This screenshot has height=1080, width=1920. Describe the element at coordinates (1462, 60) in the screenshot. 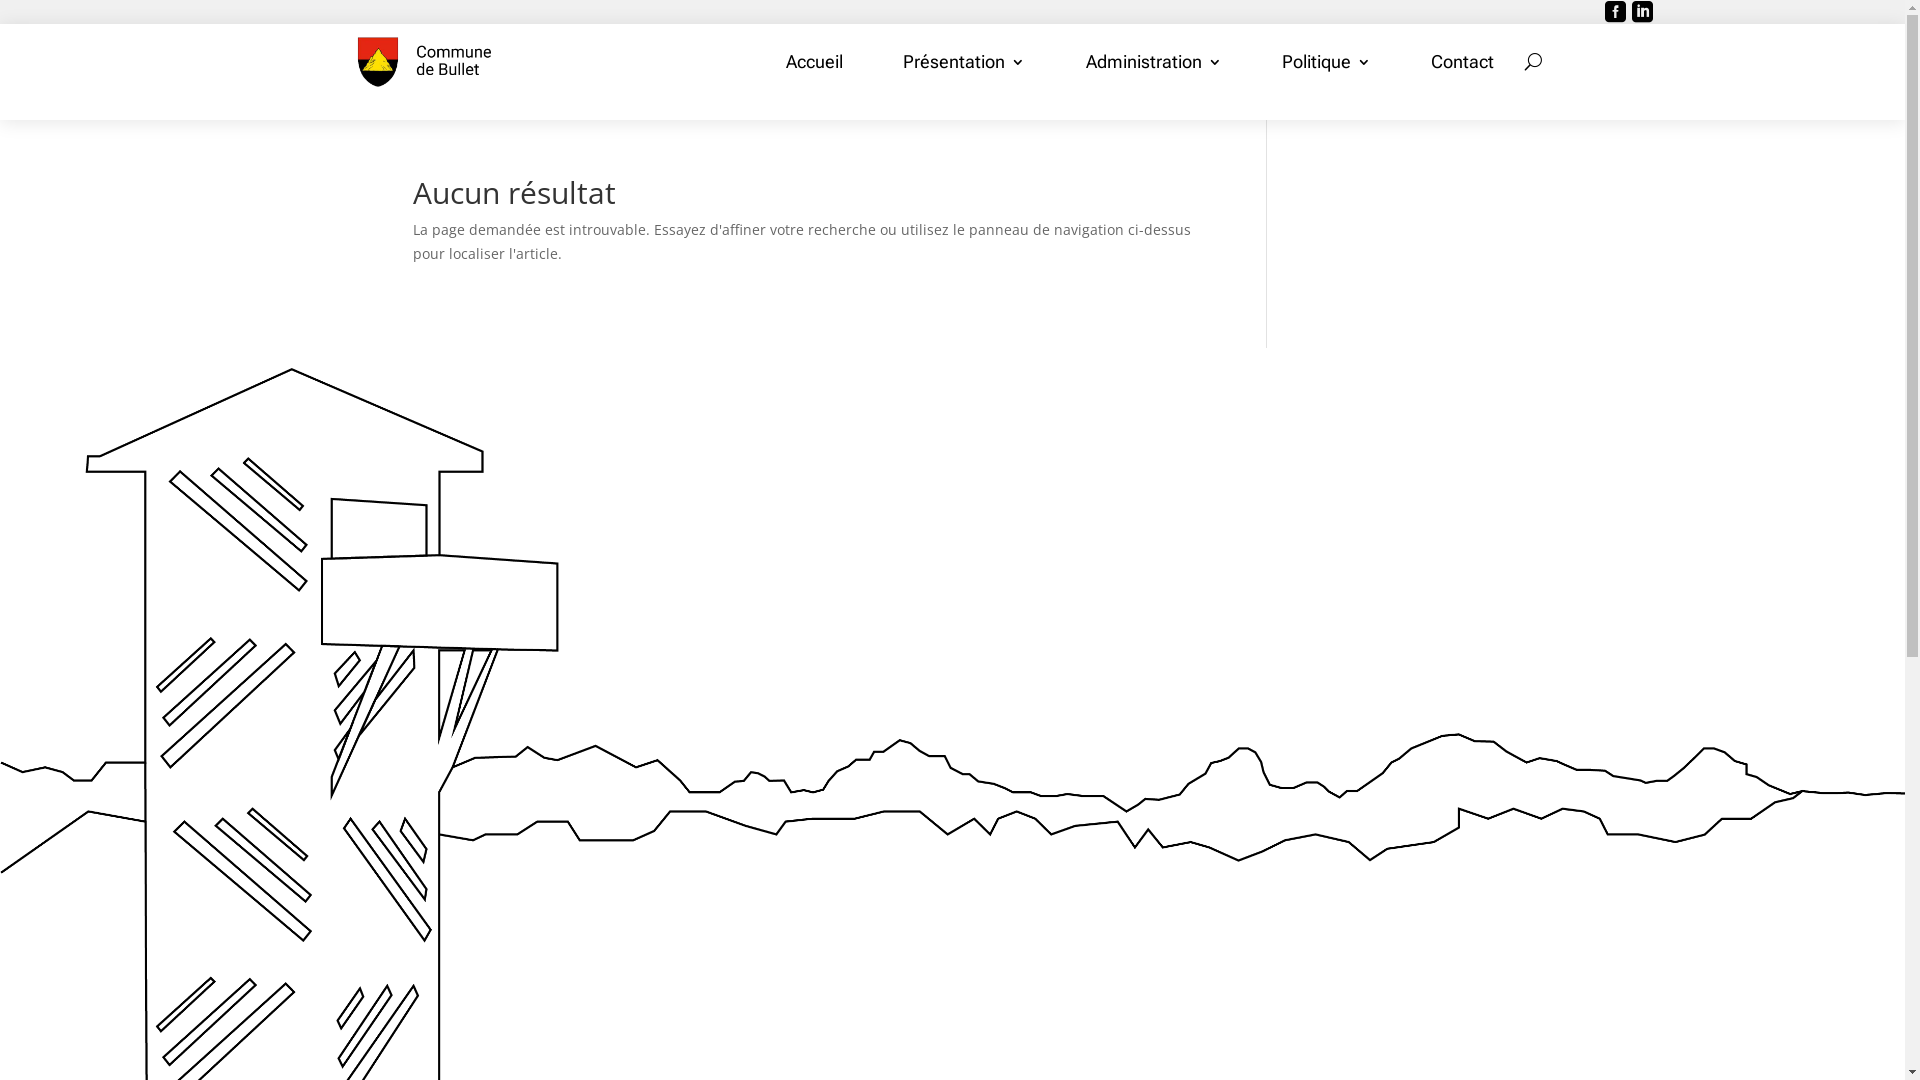

I see `'Contact'` at that location.